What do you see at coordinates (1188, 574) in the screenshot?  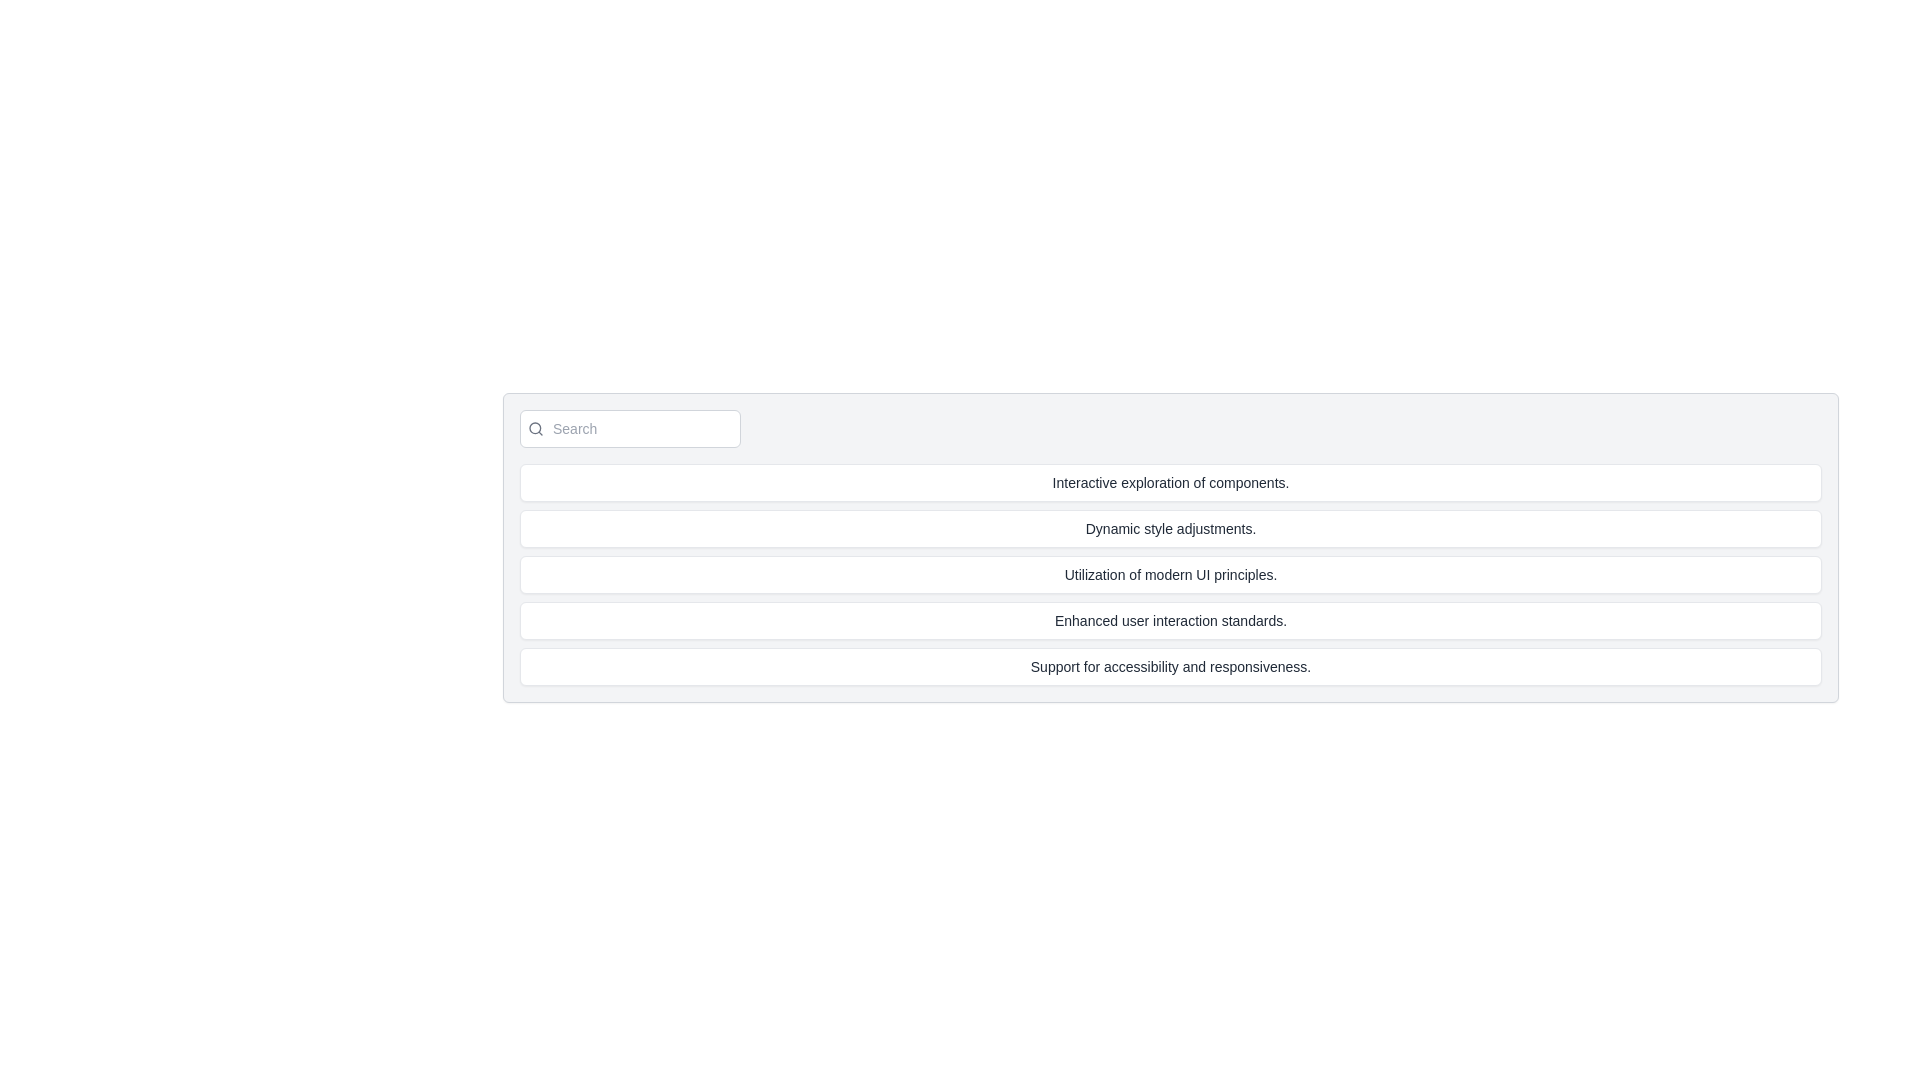 I see `the text element containing the letter 'n' at the end of the word 'modern' in the sentence 'Utilization of modern UI principles.'` at bounding box center [1188, 574].